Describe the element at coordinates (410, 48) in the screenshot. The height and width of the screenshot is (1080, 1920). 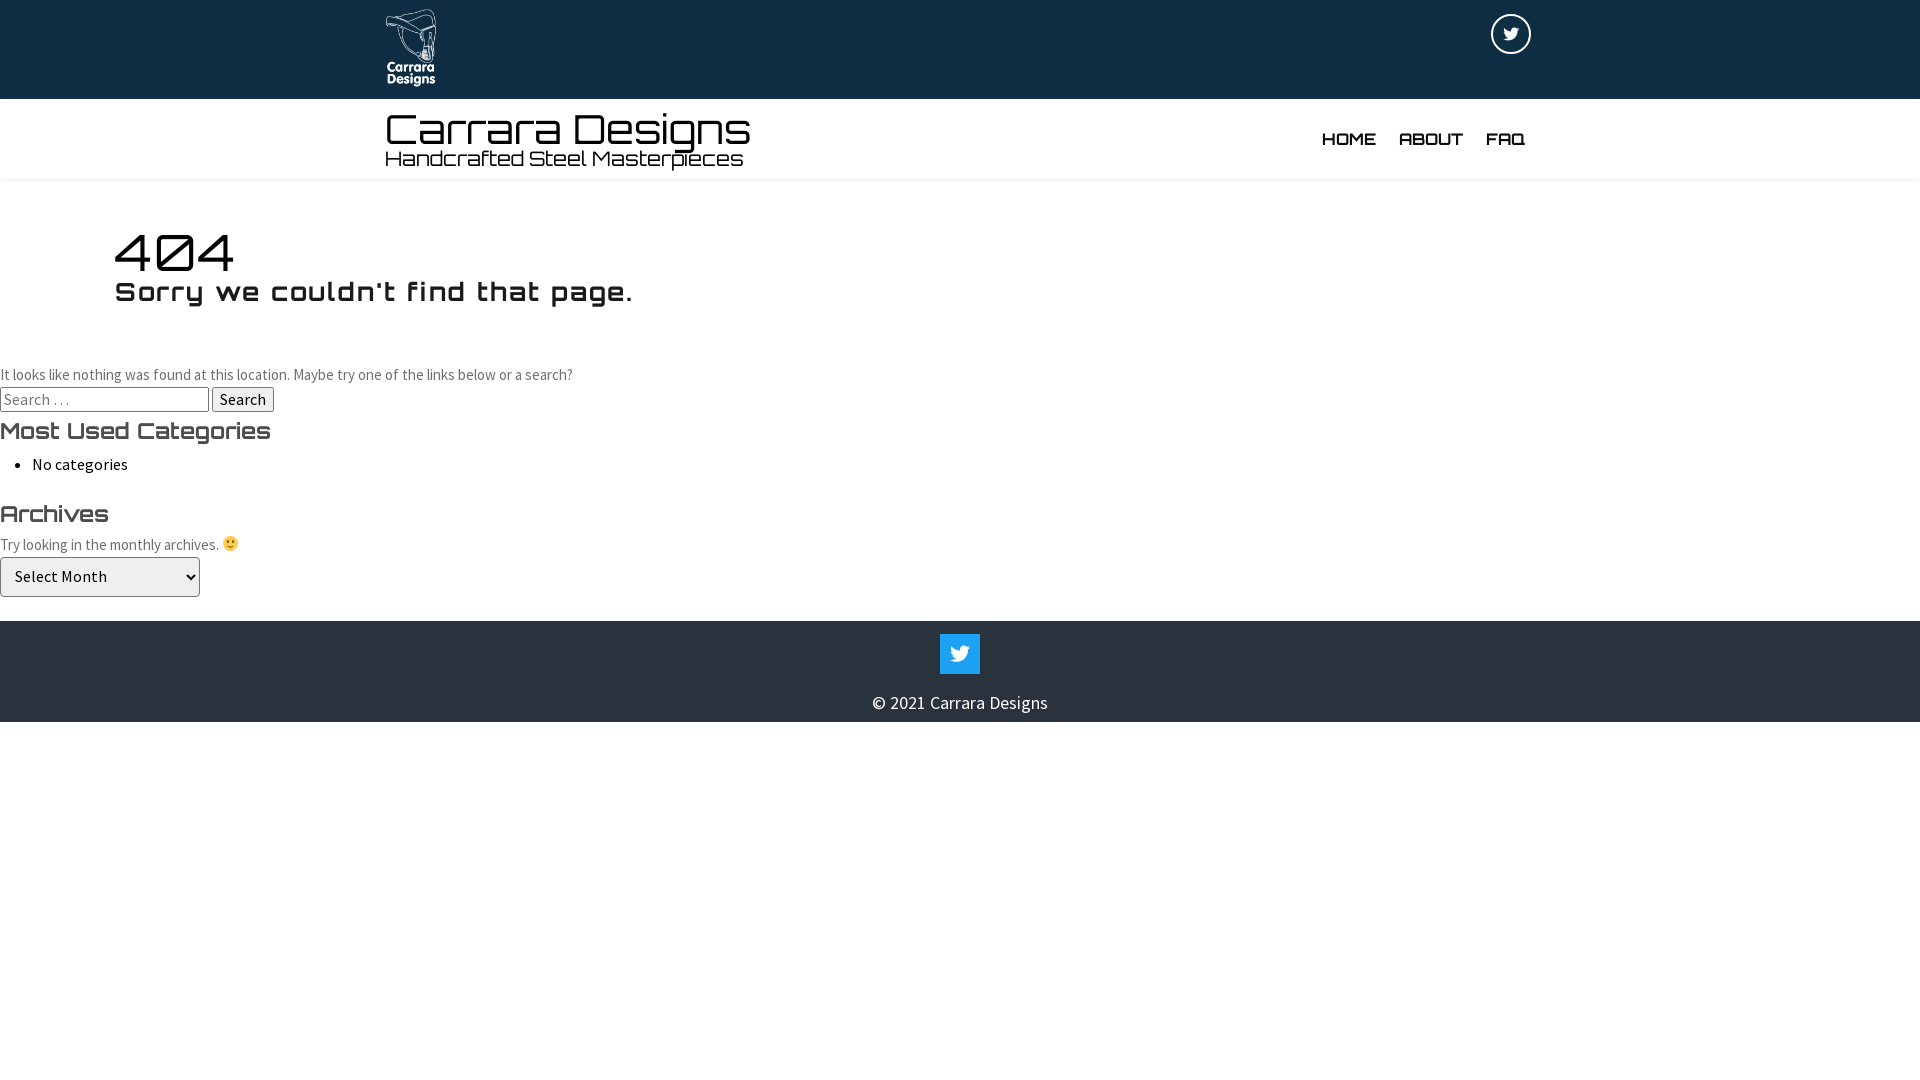
I see `'Logocarrarawit 150'` at that location.